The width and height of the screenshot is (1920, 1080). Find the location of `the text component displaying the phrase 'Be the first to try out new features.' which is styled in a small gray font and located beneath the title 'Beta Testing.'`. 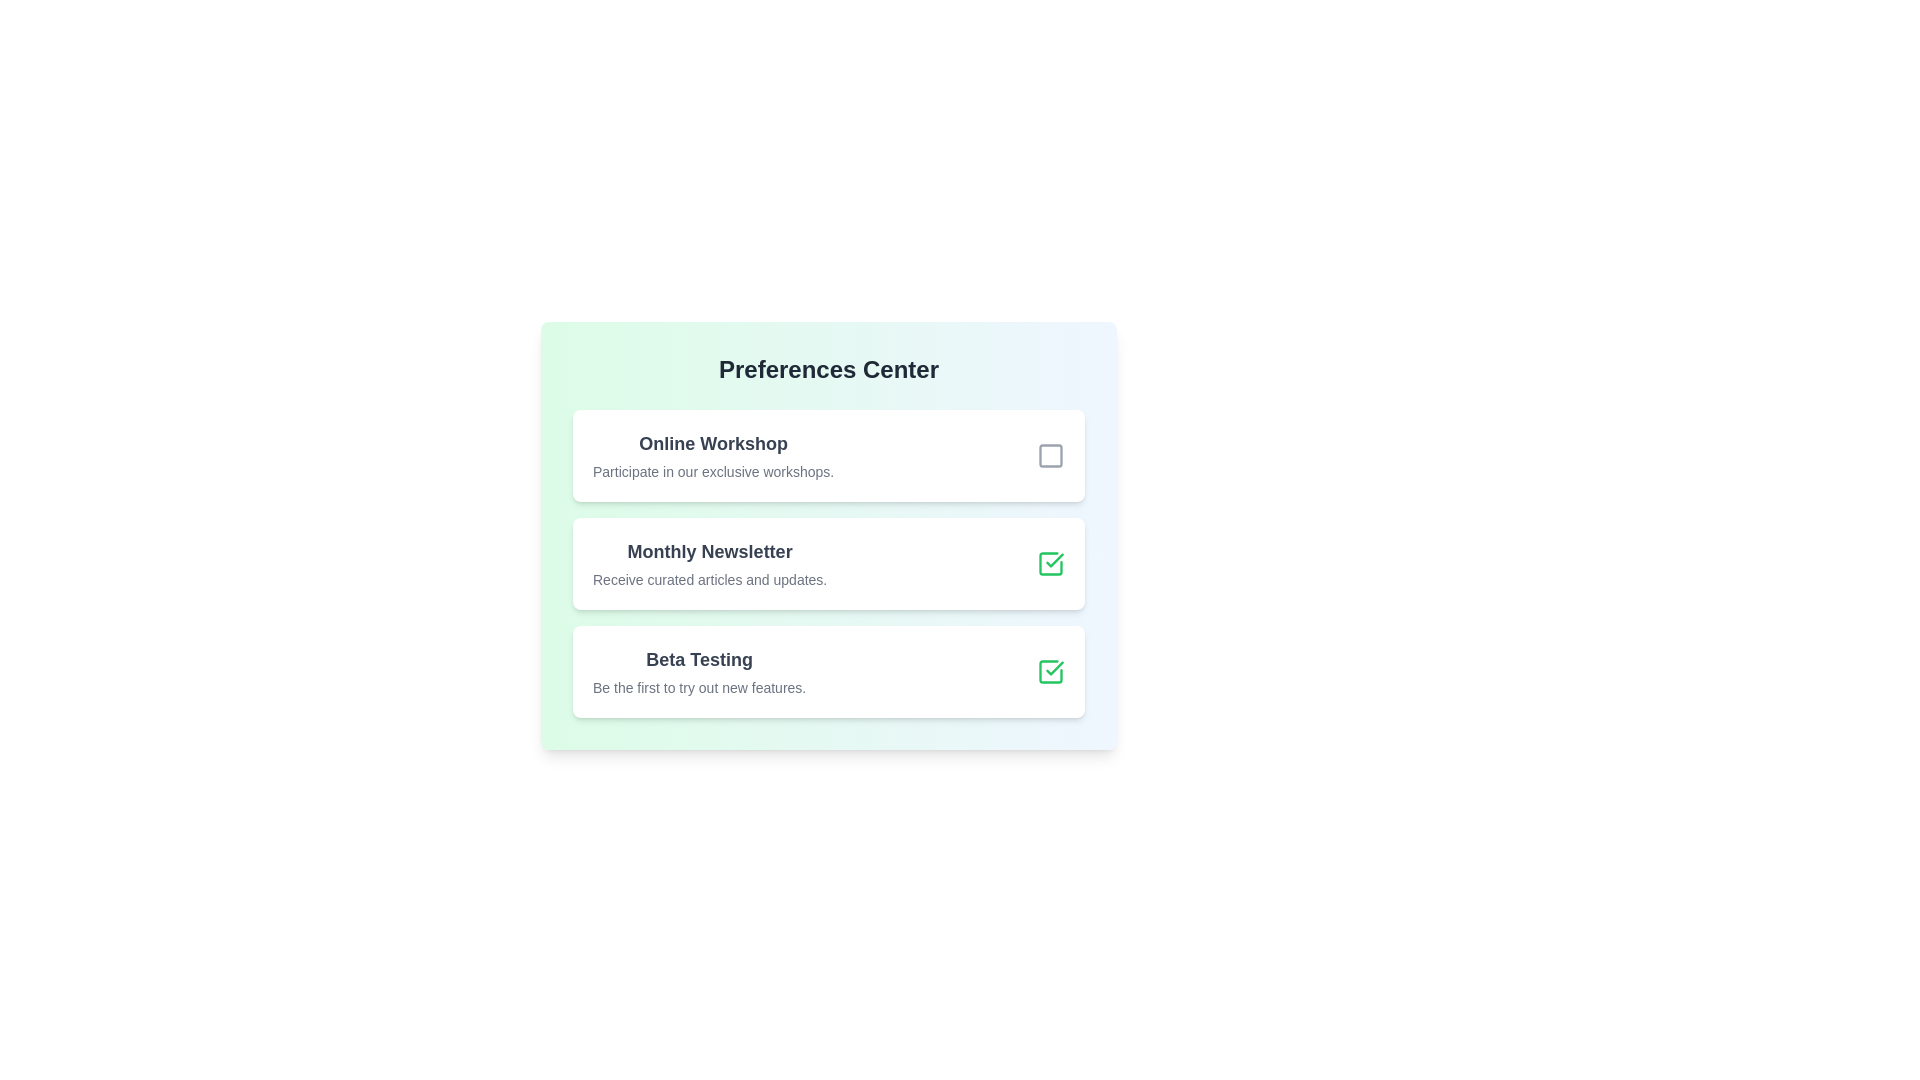

the text component displaying the phrase 'Be the first to try out new features.' which is styled in a small gray font and located beneath the title 'Beta Testing.' is located at coordinates (699, 686).